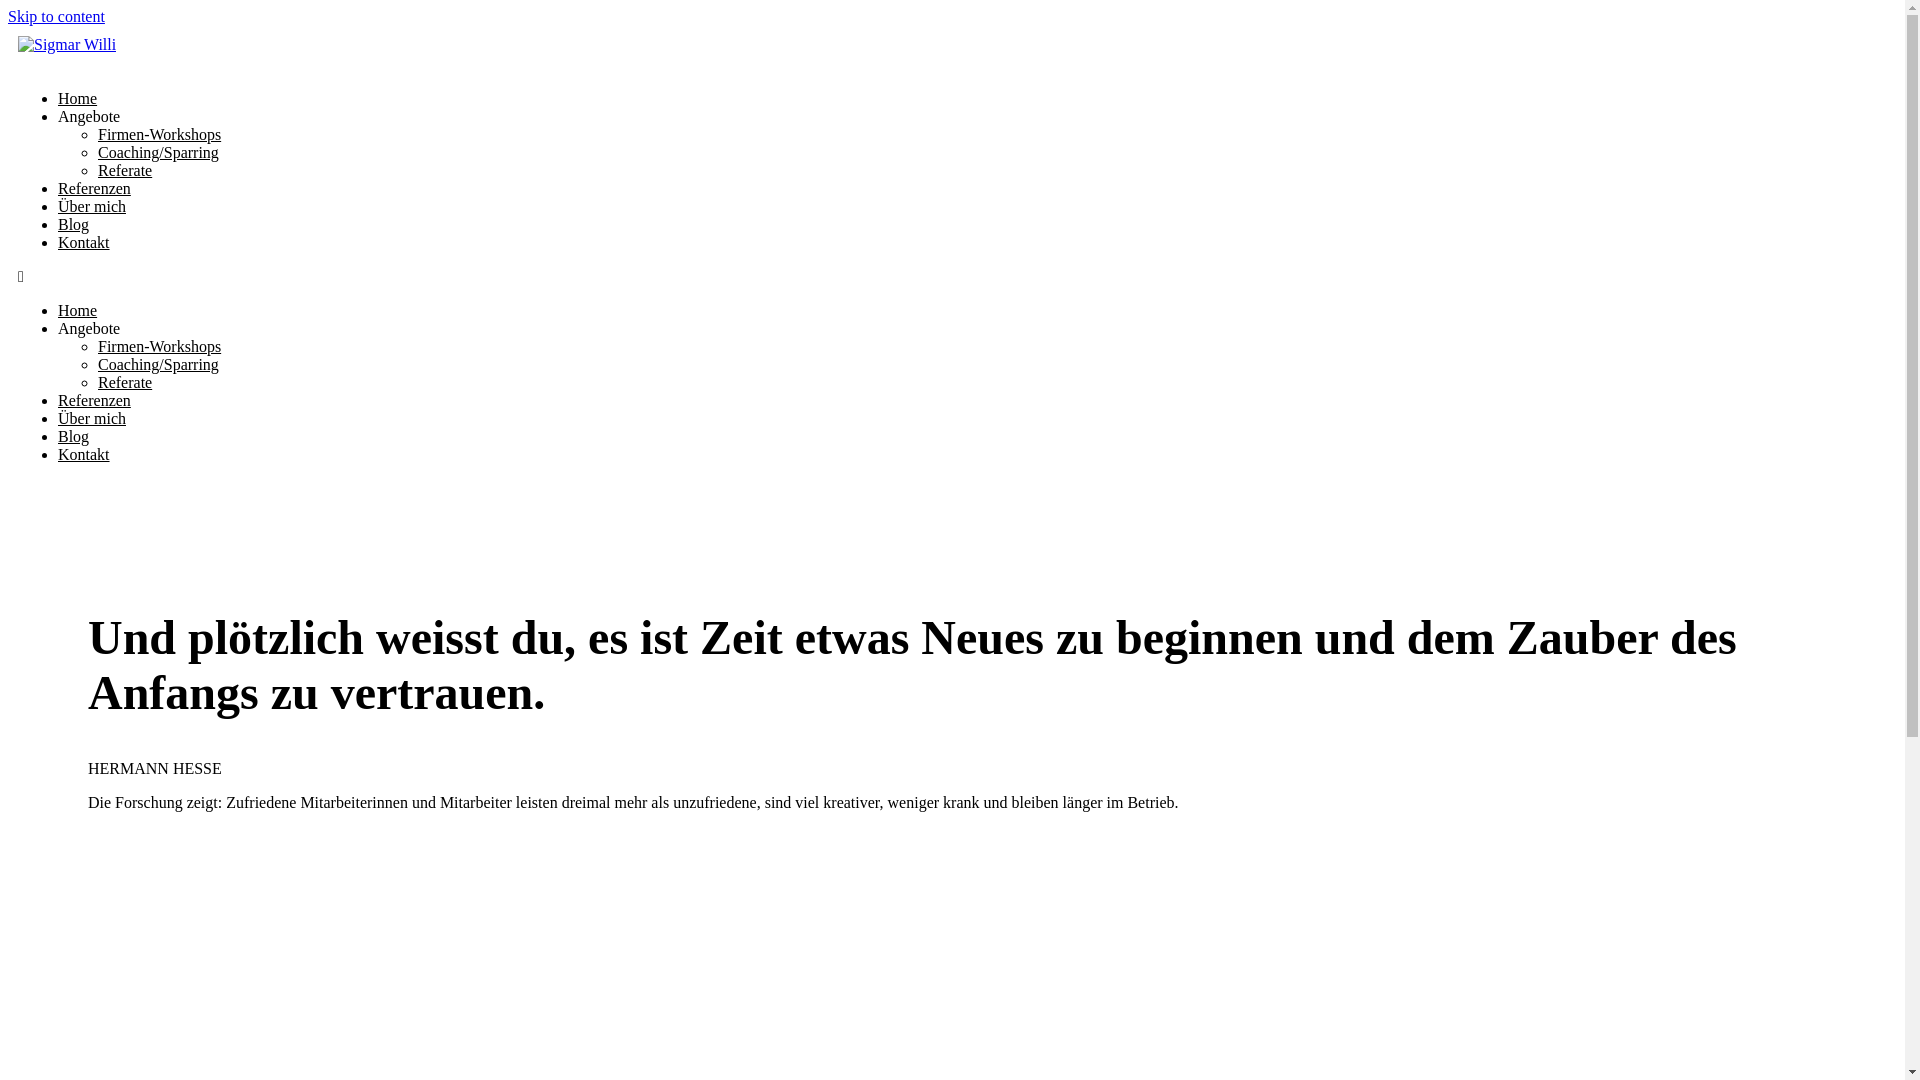 This screenshot has width=1920, height=1080. I want to click on 'Coaching/Sparring', so click(157, 364).